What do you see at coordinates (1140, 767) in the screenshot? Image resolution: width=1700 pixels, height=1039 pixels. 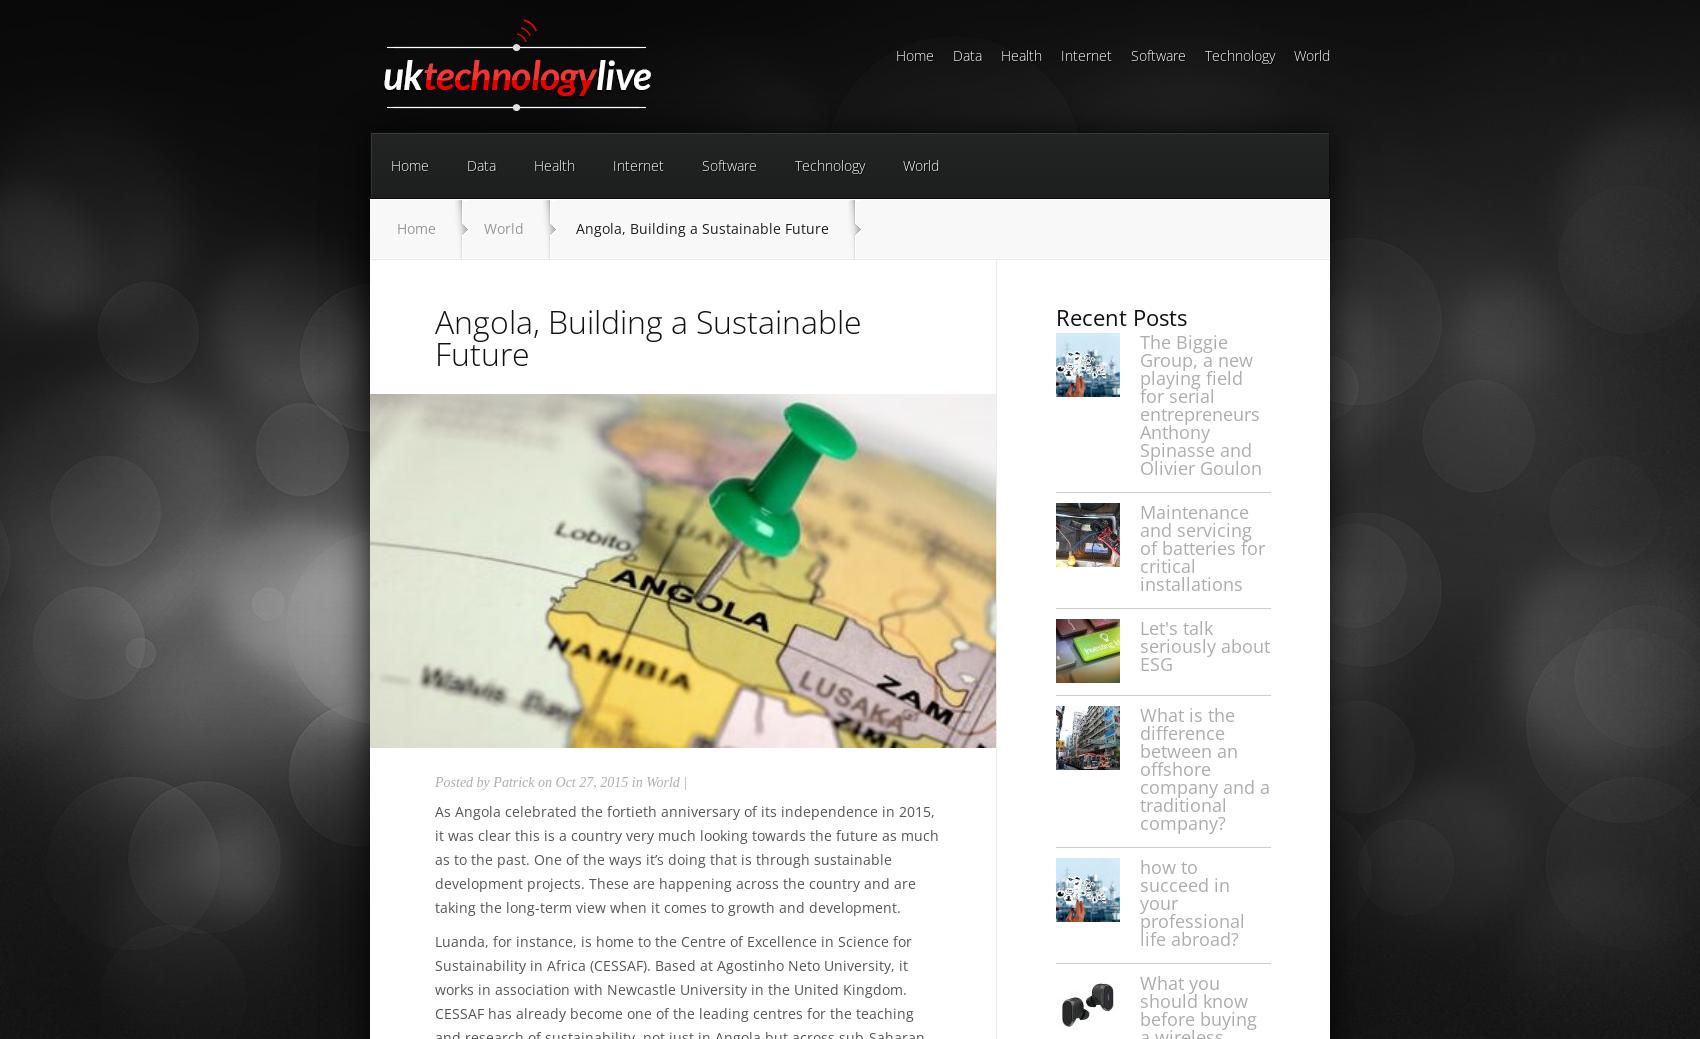 I see `'What is the difference between an offshore company and a traditional company?'` at bounding box center [1140, 767].